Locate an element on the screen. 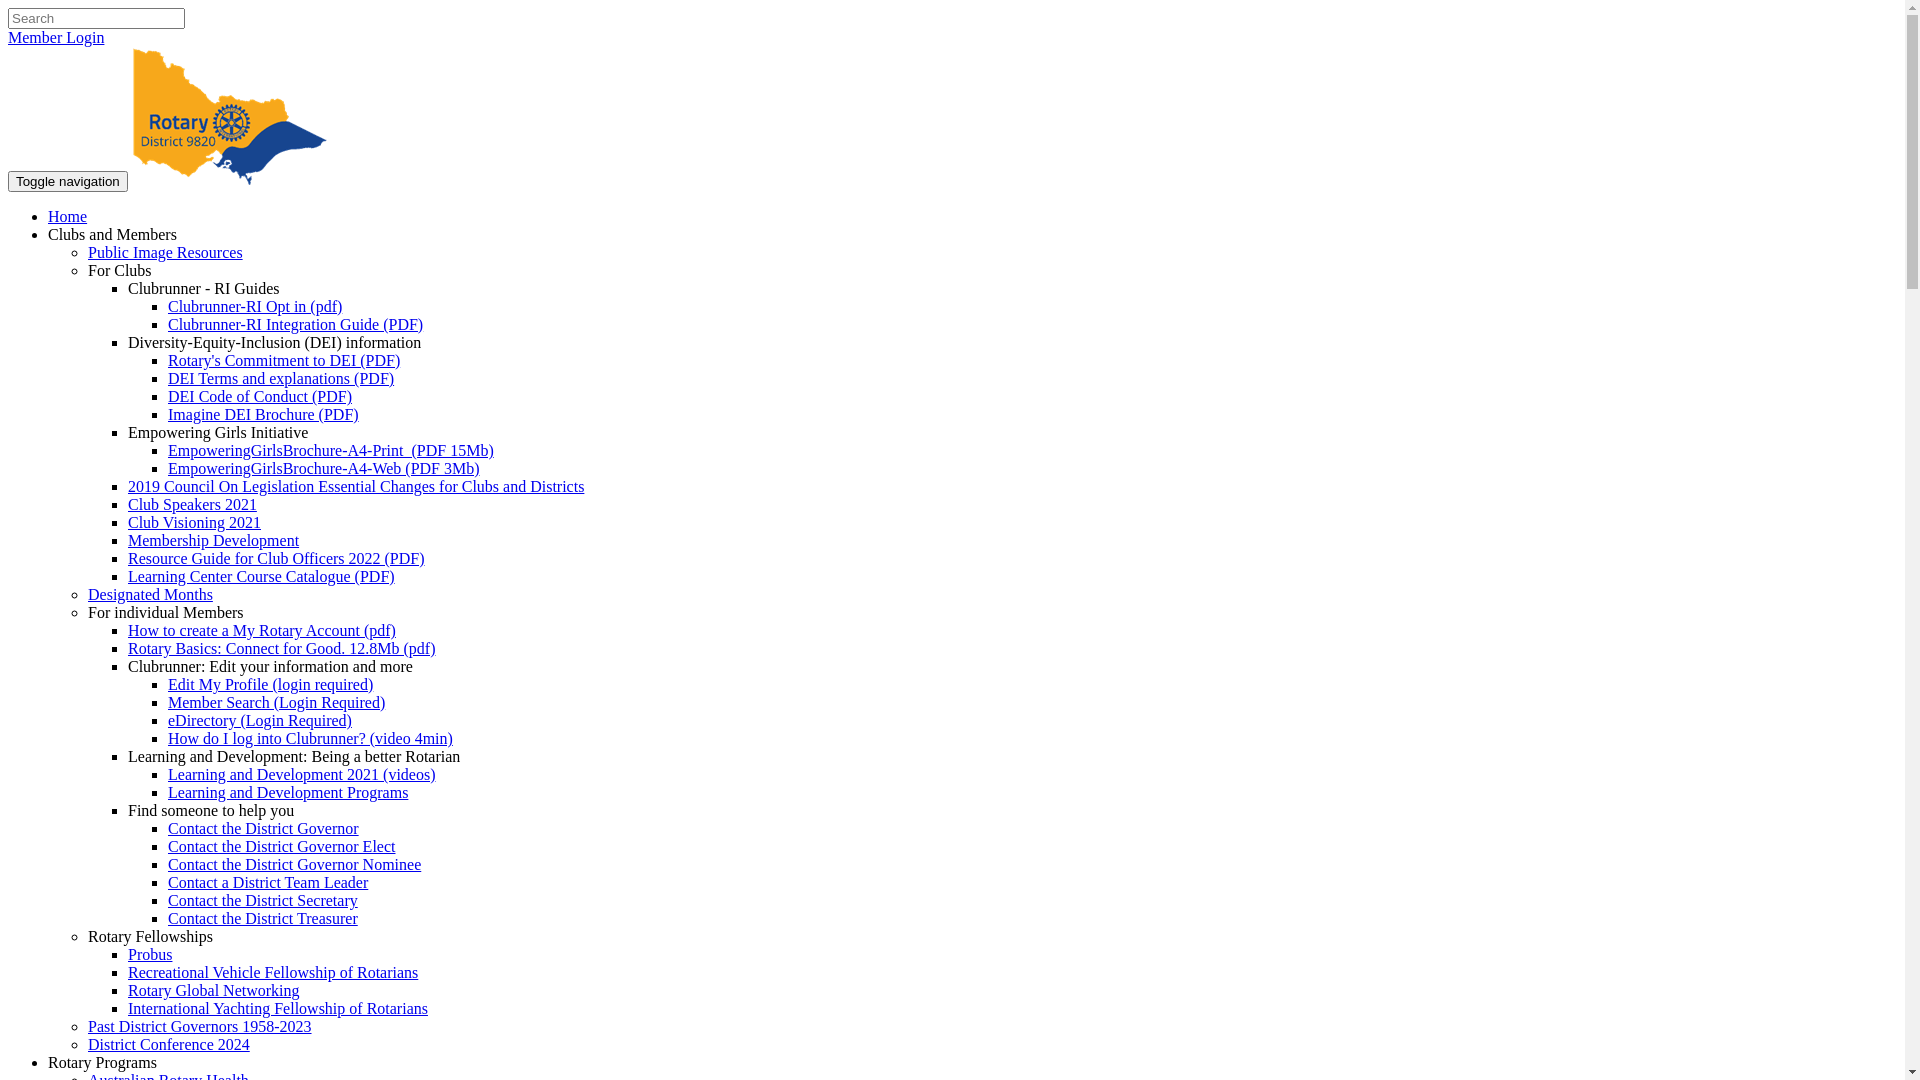 The image size is (1920, 1080). 'Clubrunner-RI Opt in (pdf)' is located at coordinates (168, 306).